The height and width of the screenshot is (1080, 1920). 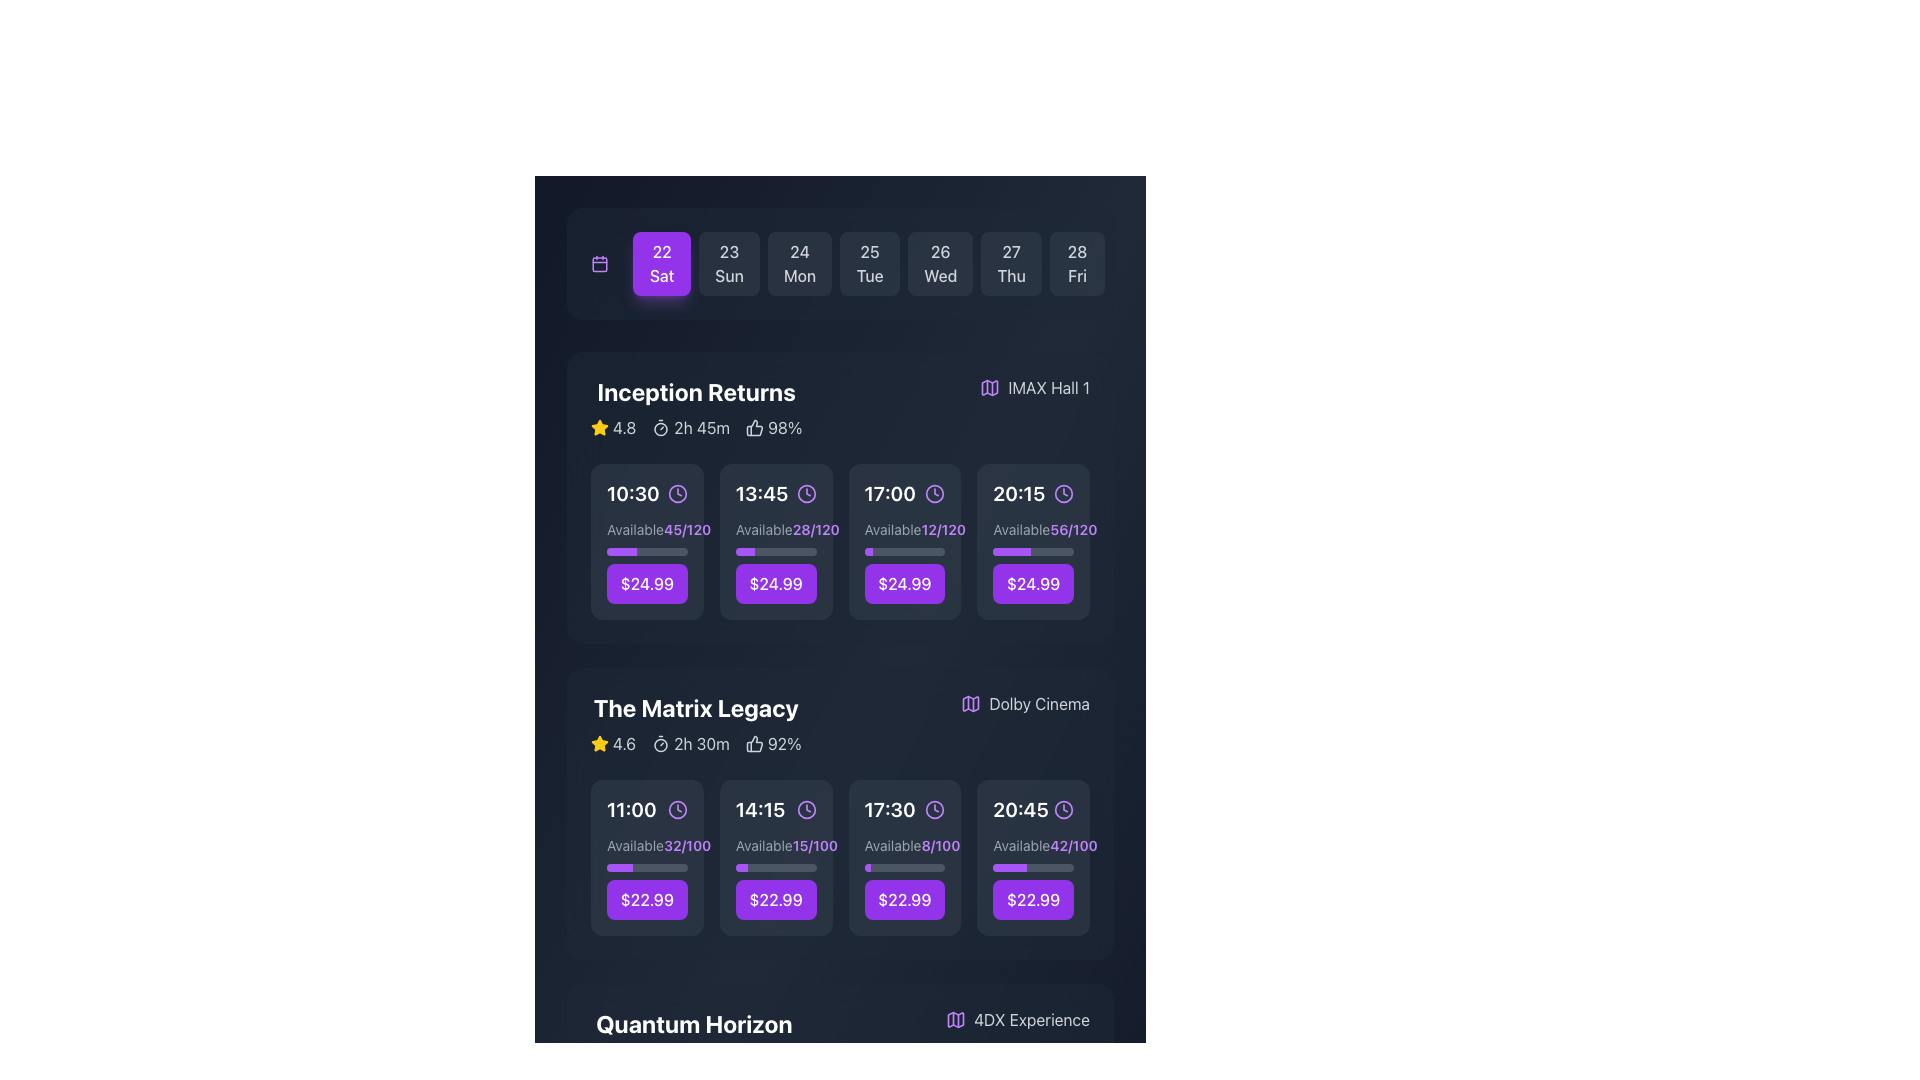 I want to click on the button for selecting seats for 'The Matrix Legacy' at 11:00 to observe the hover effect, so click(x=647, y=856).